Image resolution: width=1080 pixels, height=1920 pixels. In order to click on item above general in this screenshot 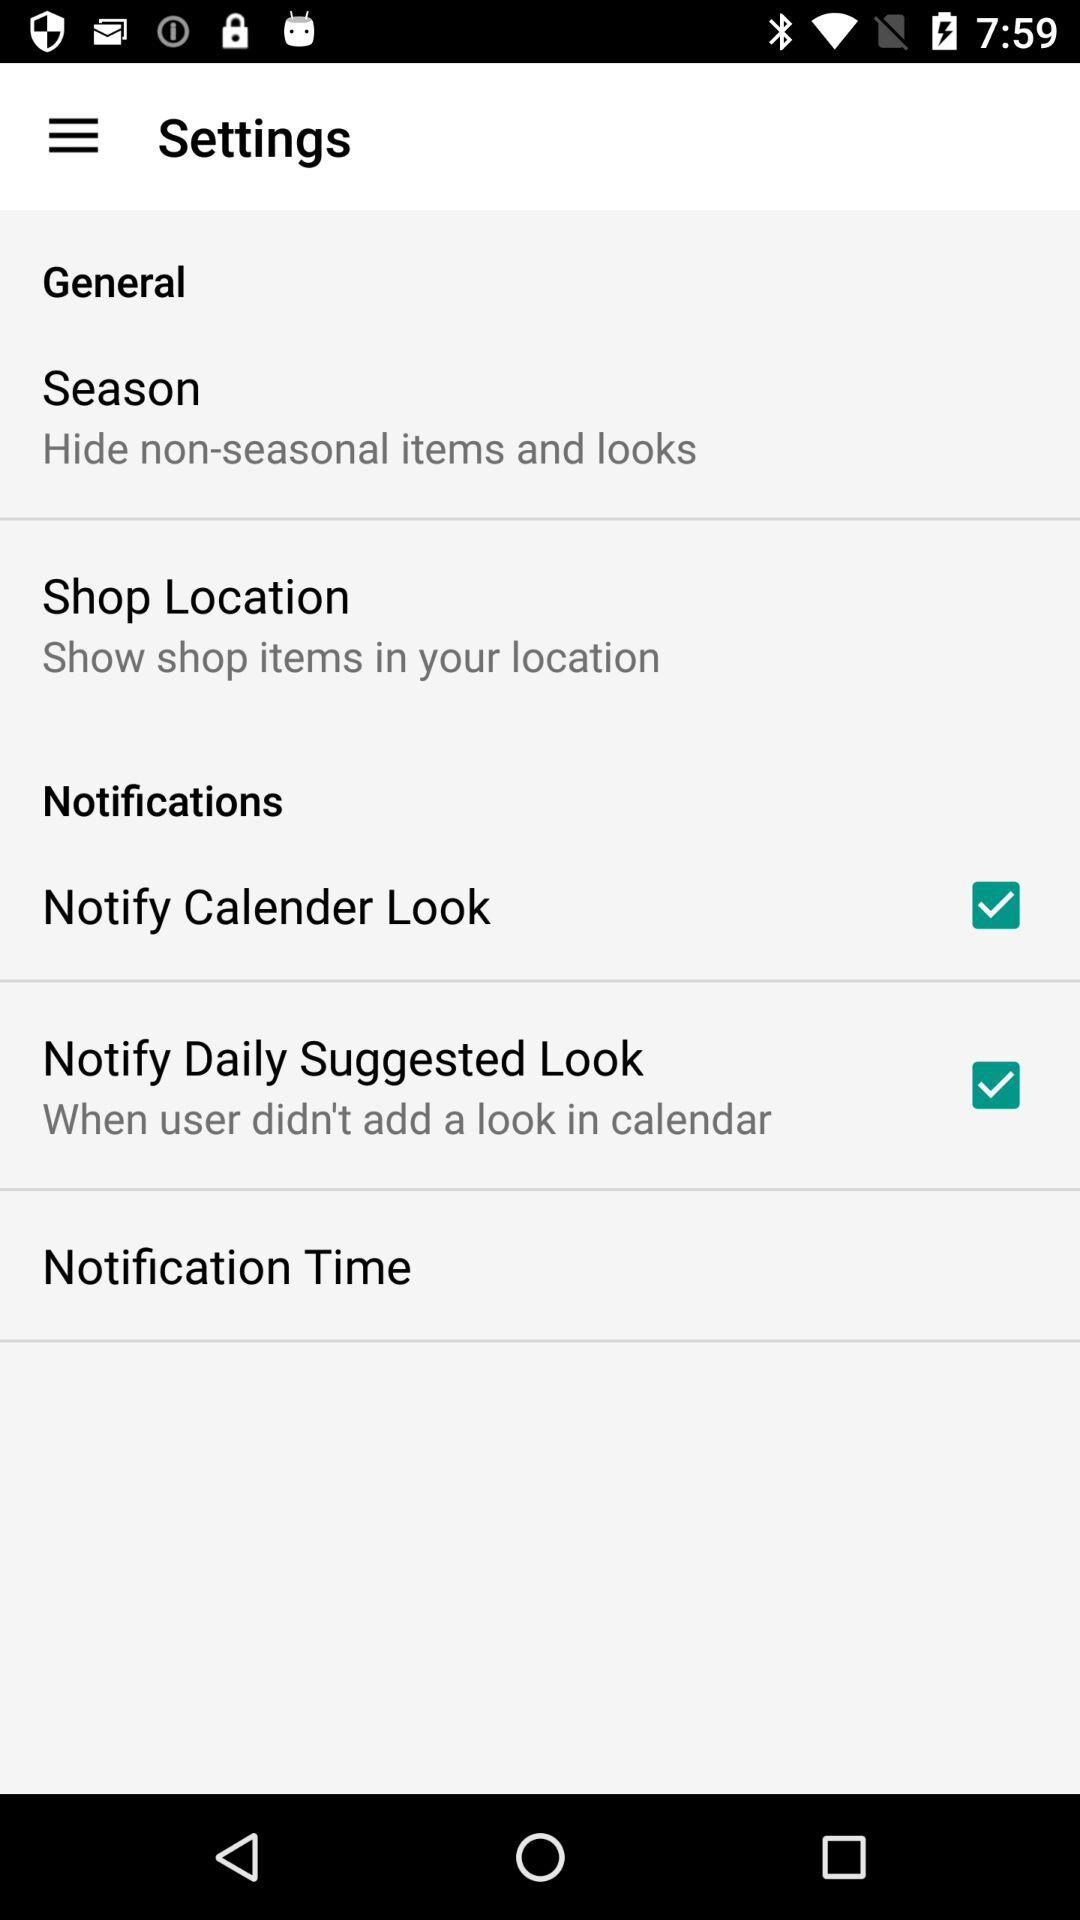, I will do `click(72, 135)`.